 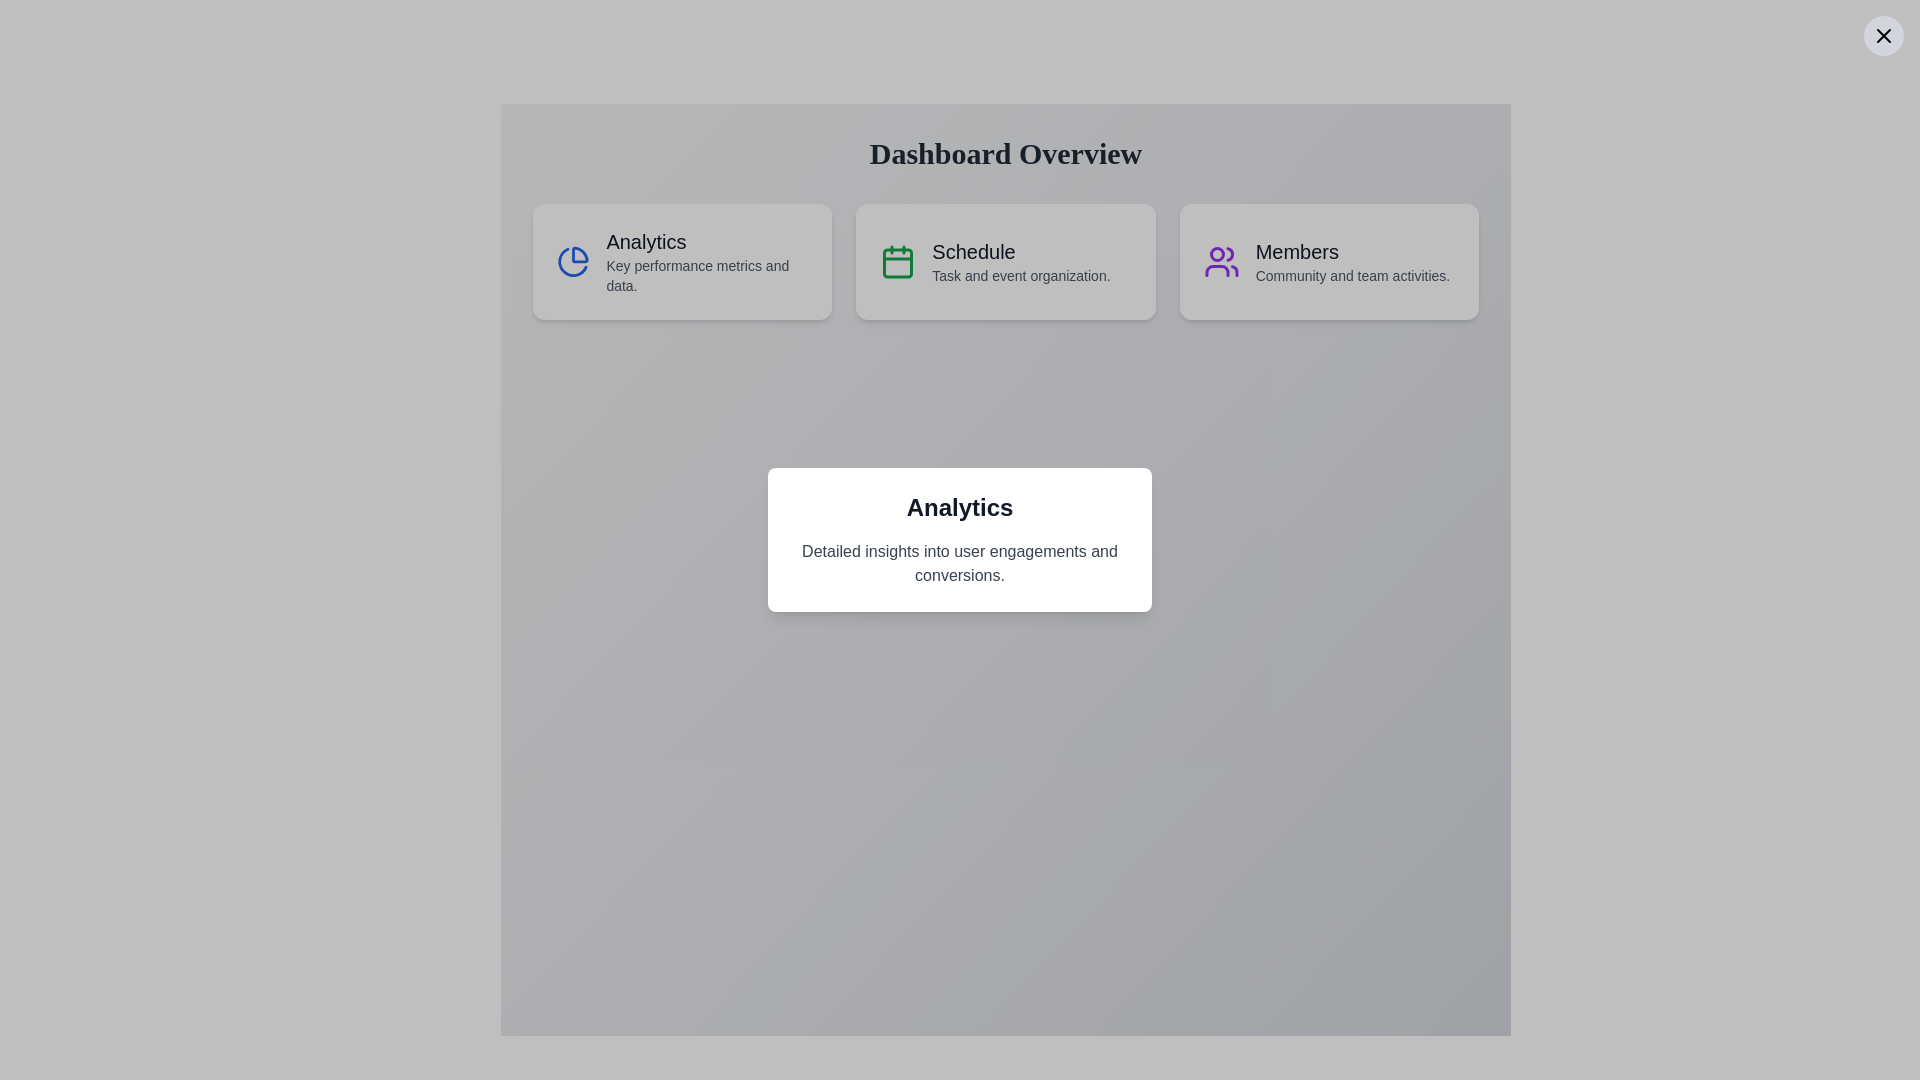 I want to click on the close button located in the top-right corner of the interface, which is associated with the dismiss action for the Analytics card, to change its background color, so click(x=1882, y=35).